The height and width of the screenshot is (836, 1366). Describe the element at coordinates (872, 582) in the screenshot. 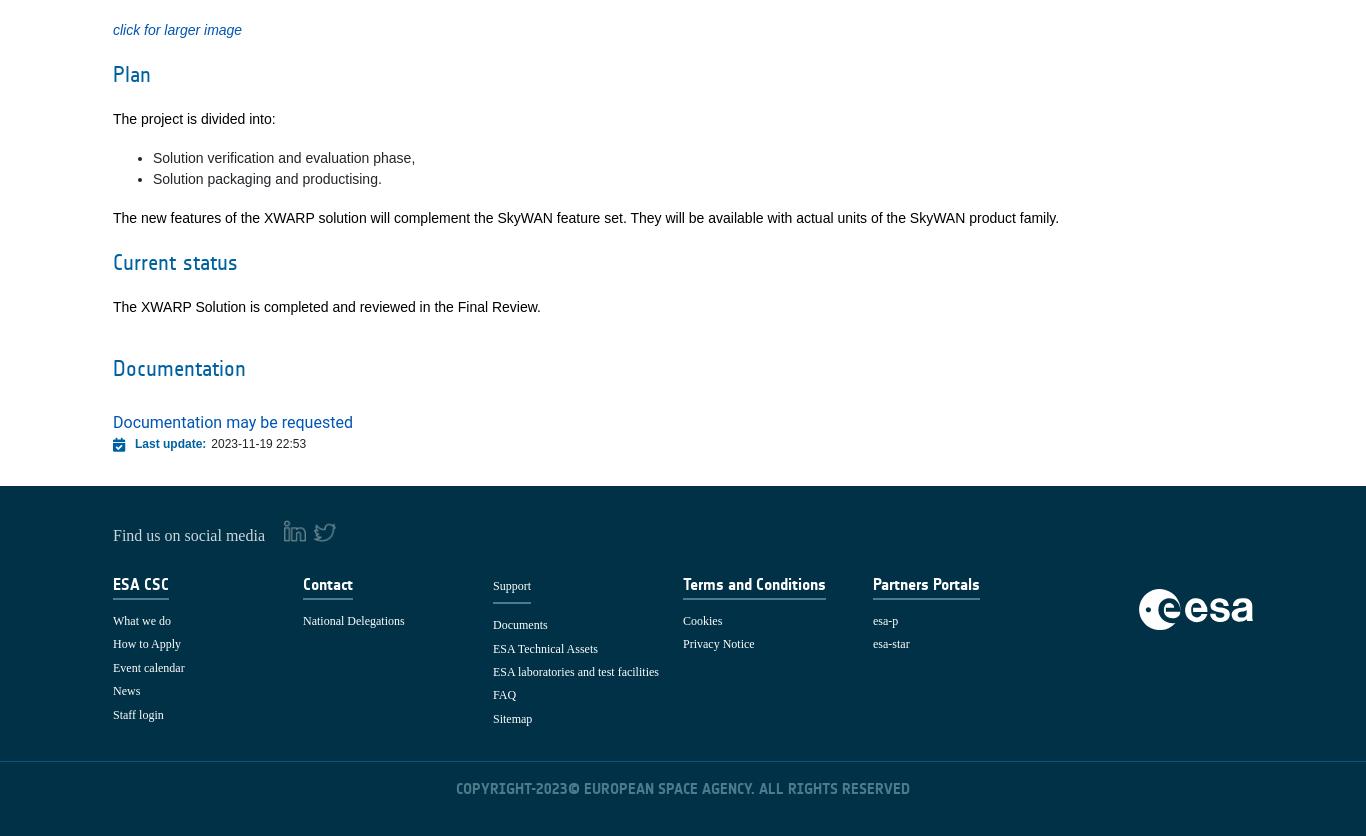

I see `'Partners Portals'` at that location.